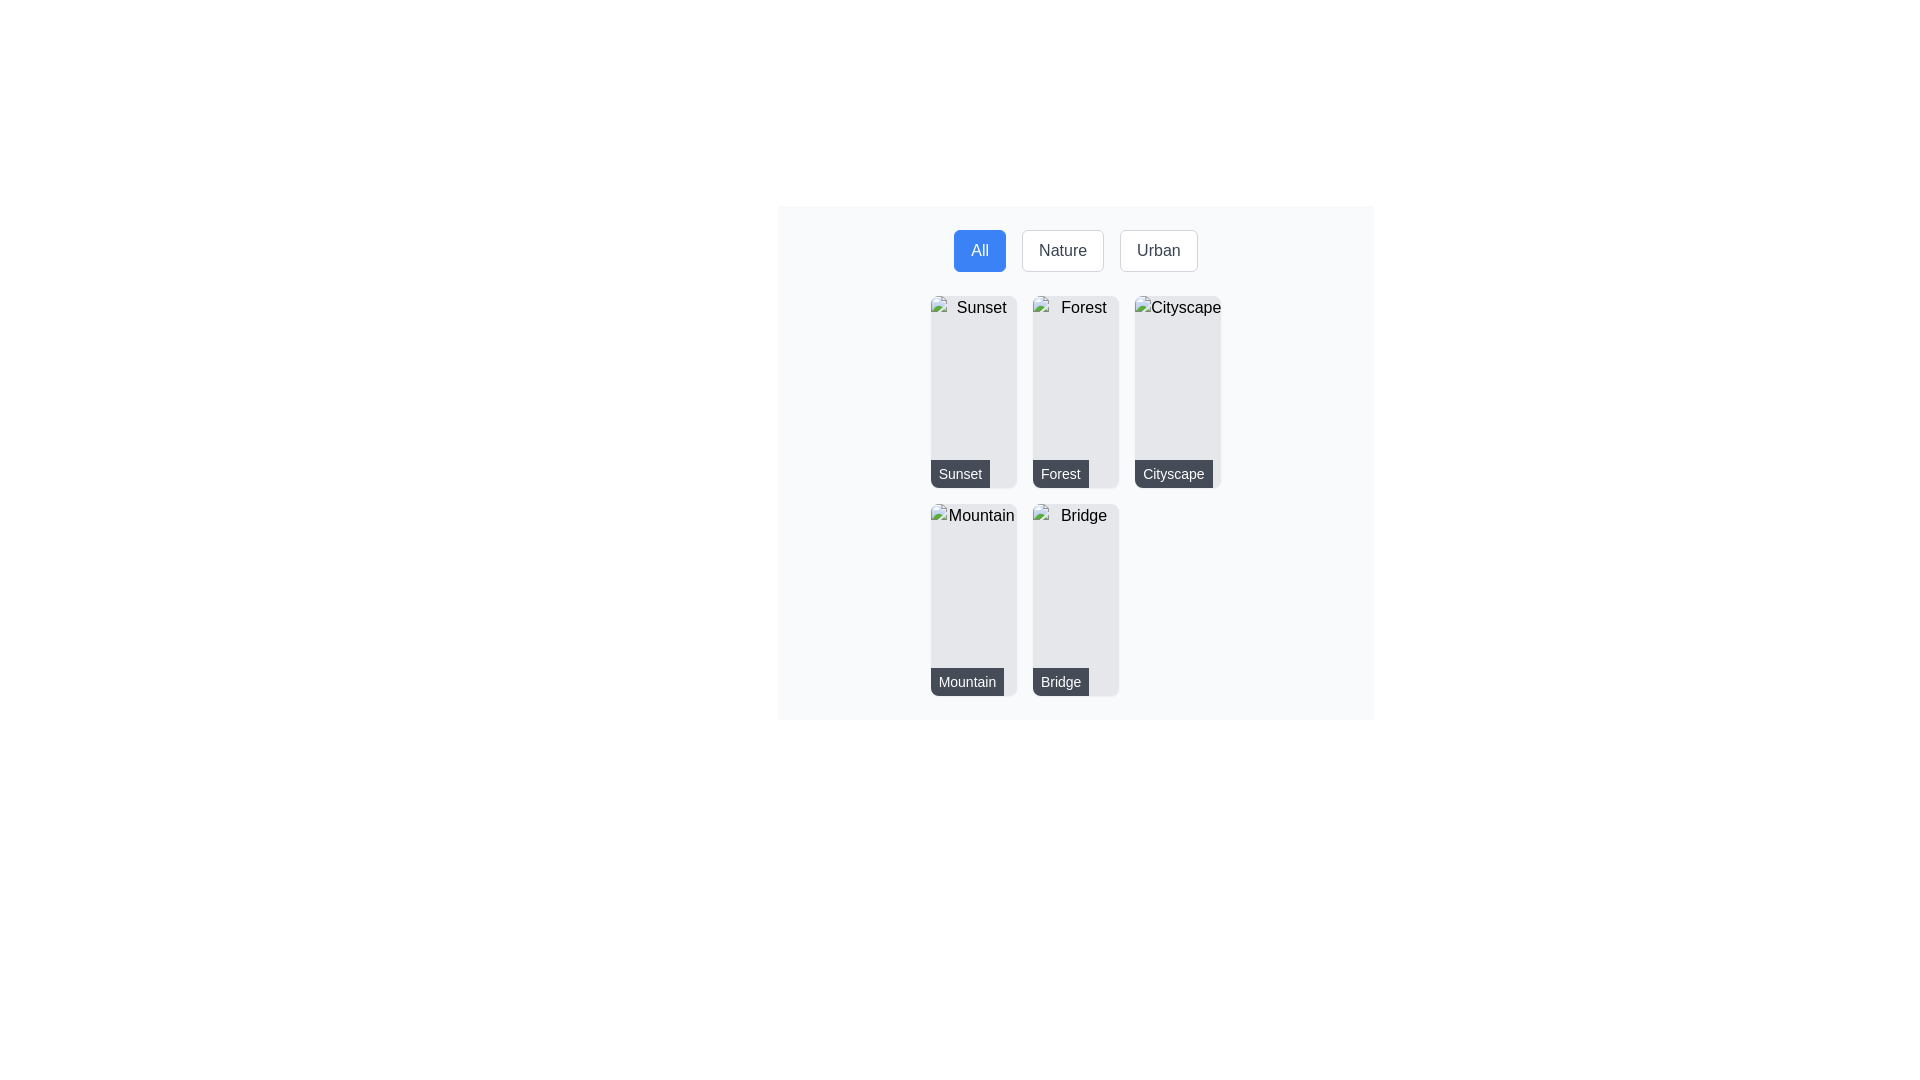 The height and width of the screenshot is (1080, 1920). What do you see at coordinates (1062, 249) in the screenshot?
I see `the button labeled 'Nature' which has rounded edges, a white background, and gray text to filter the content by 'Nature'` at bounding box center [1062, 249].